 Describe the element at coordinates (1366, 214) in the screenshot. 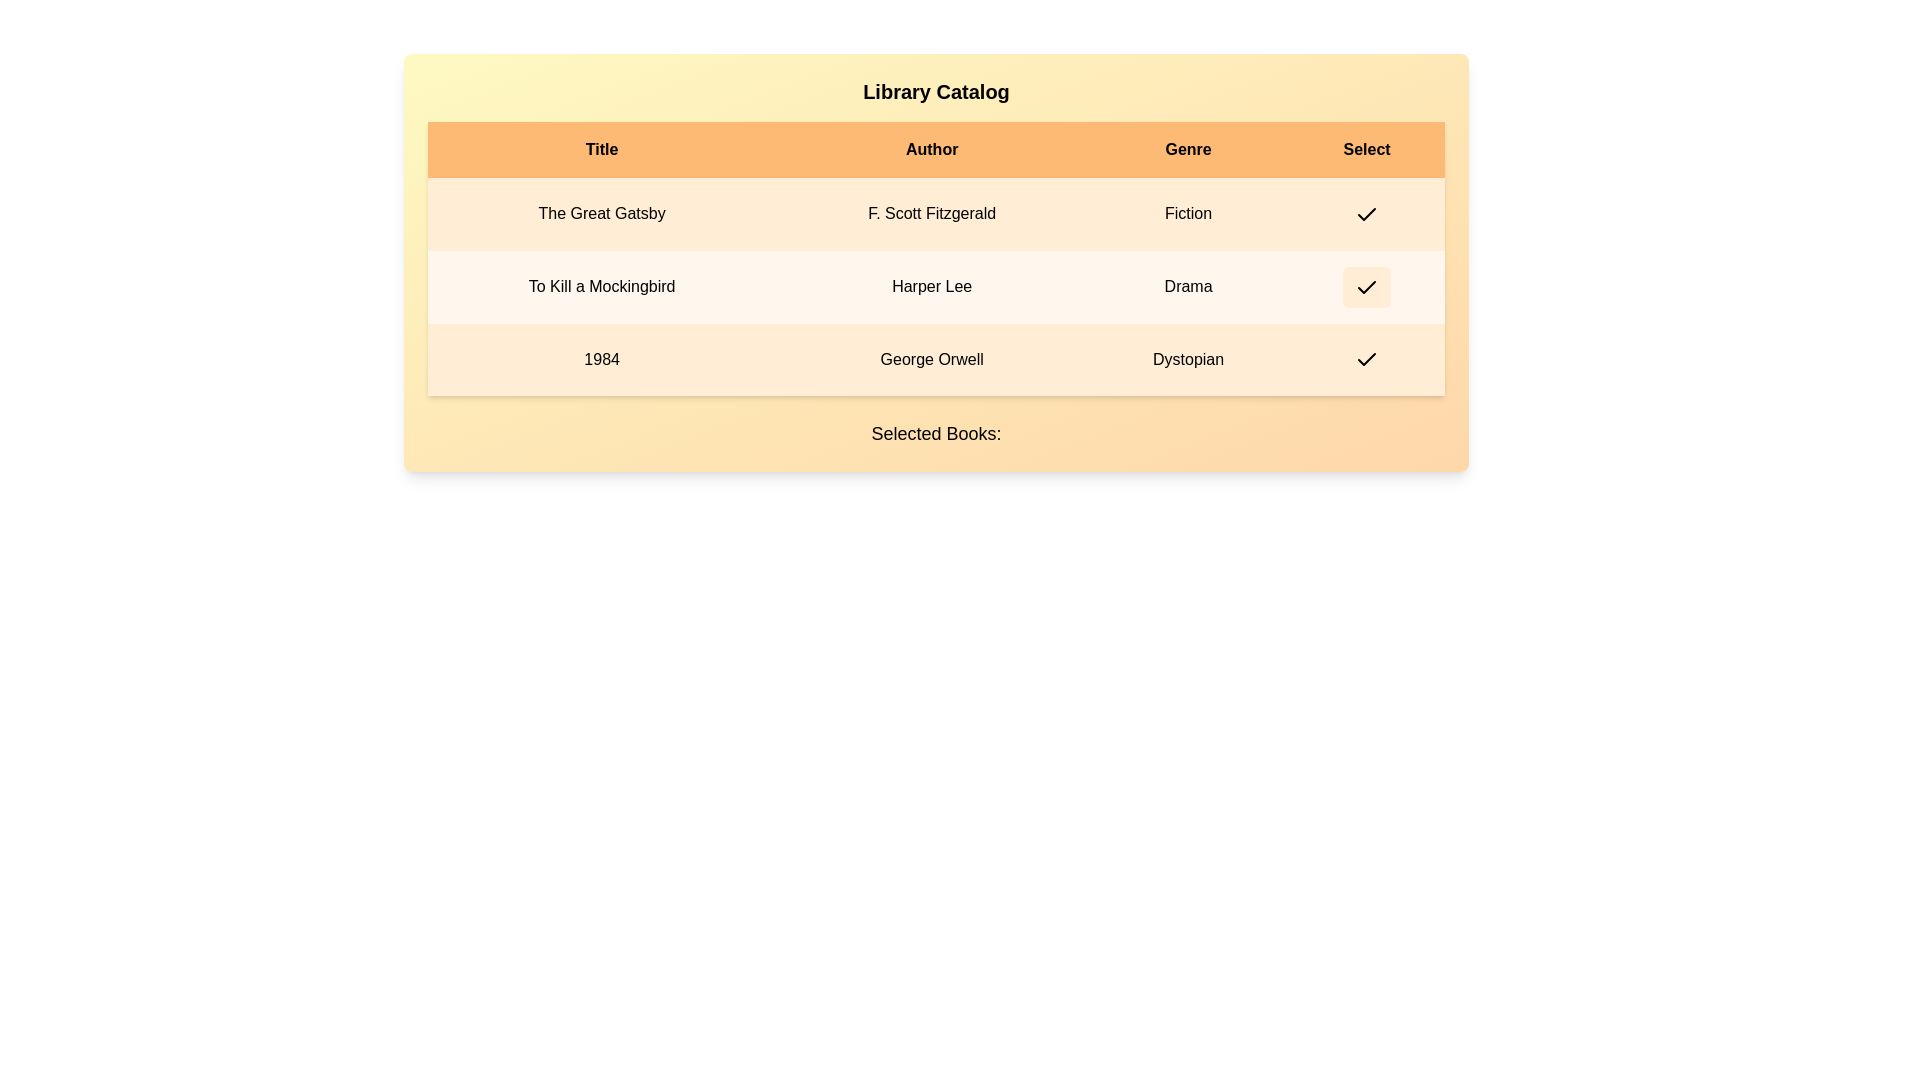

I see `the first check mark icon in the 'Select' column of the 'Library Catalog' table, which signifies that 'The Great Gatsby' is selected` at that location.